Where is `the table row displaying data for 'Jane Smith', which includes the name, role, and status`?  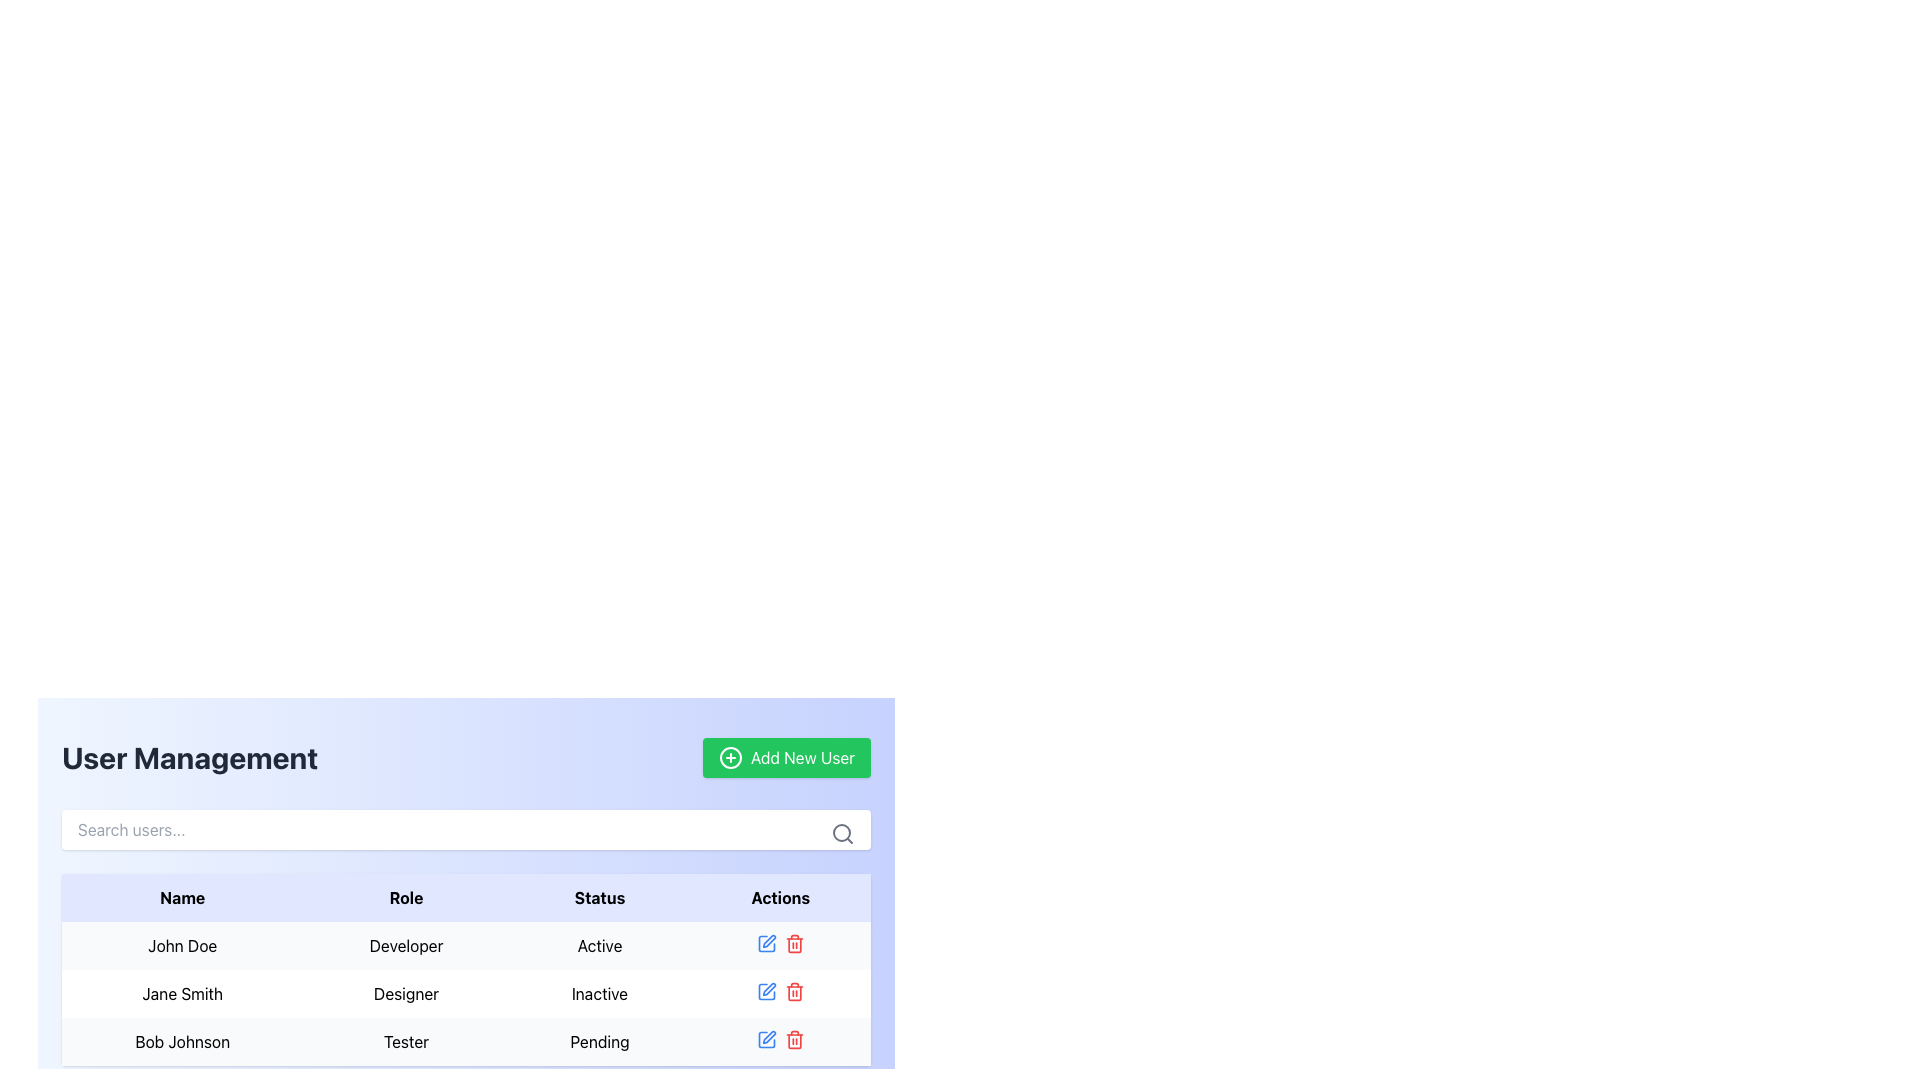 the table row displaying data for 'Jane Smith', which includes the name, role, and status is located at coordinates (465, 994).